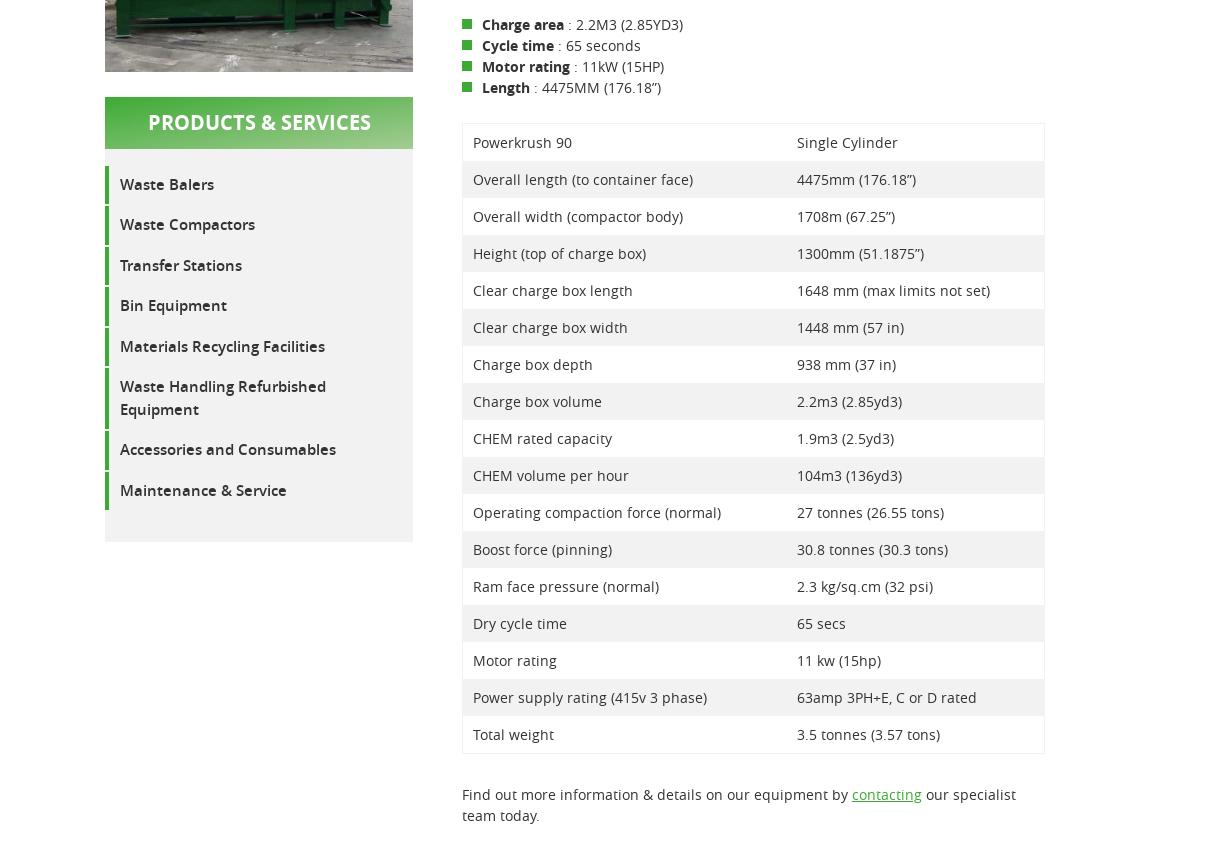 Image resolution: width=1214 pixels, height=858 pixels. Describe the element at coordinates (521, 23) in the screenshot. I see `'Charge area'` at that location.